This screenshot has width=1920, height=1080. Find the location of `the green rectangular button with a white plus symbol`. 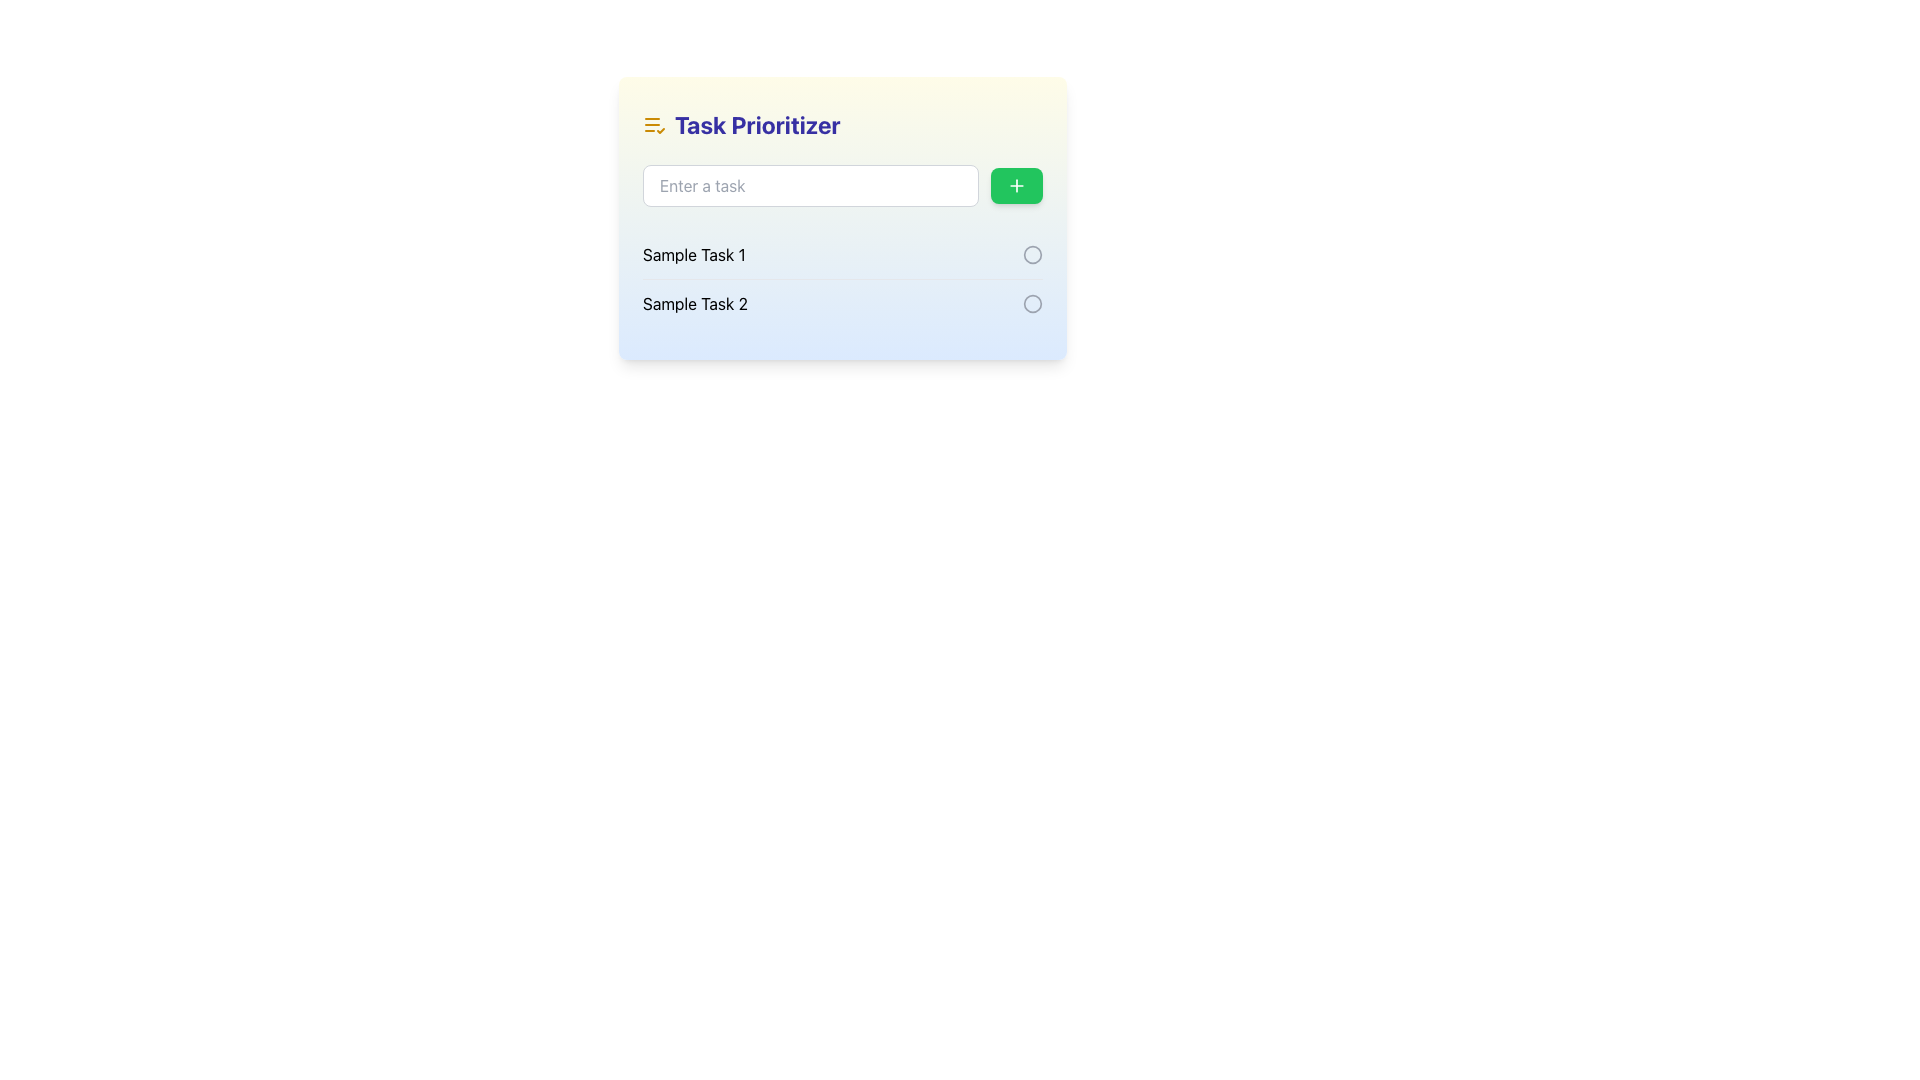

the green rectangular button with a white plus symbol is located at coordinates (1017, 185).